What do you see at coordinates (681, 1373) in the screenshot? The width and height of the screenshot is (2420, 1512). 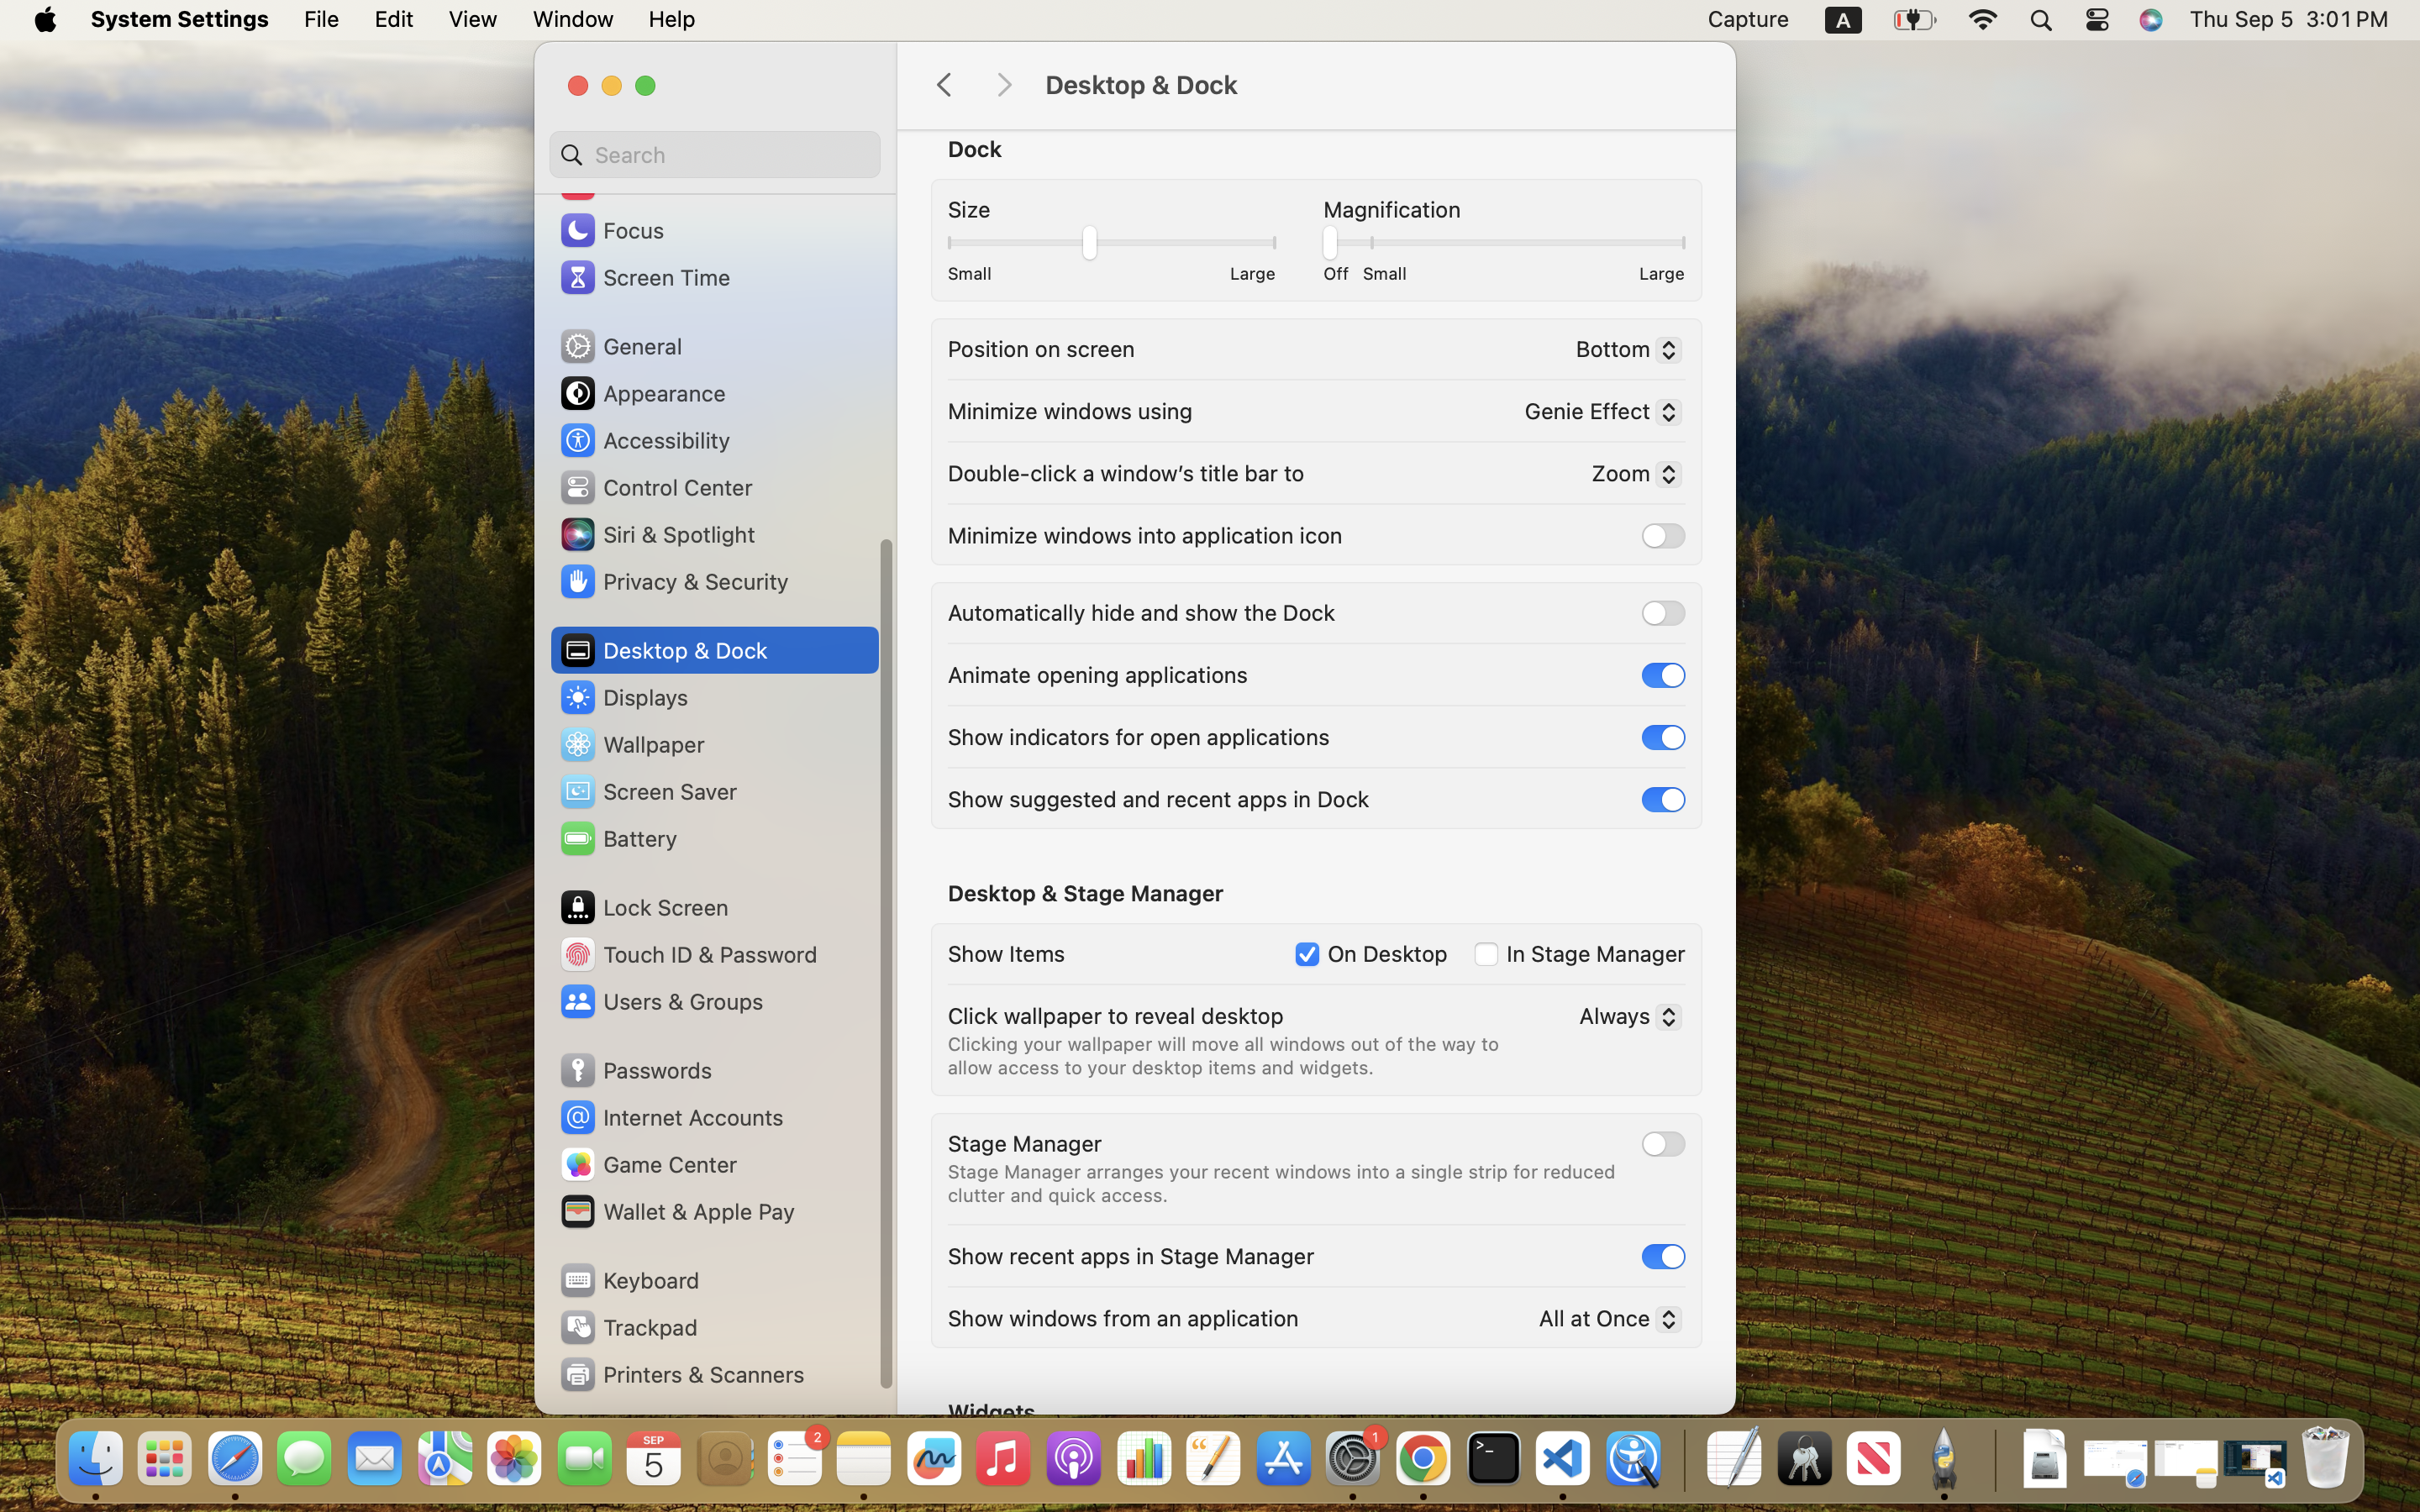 I see `'Printers & Scanners'` at bounding box center [681, 1373].